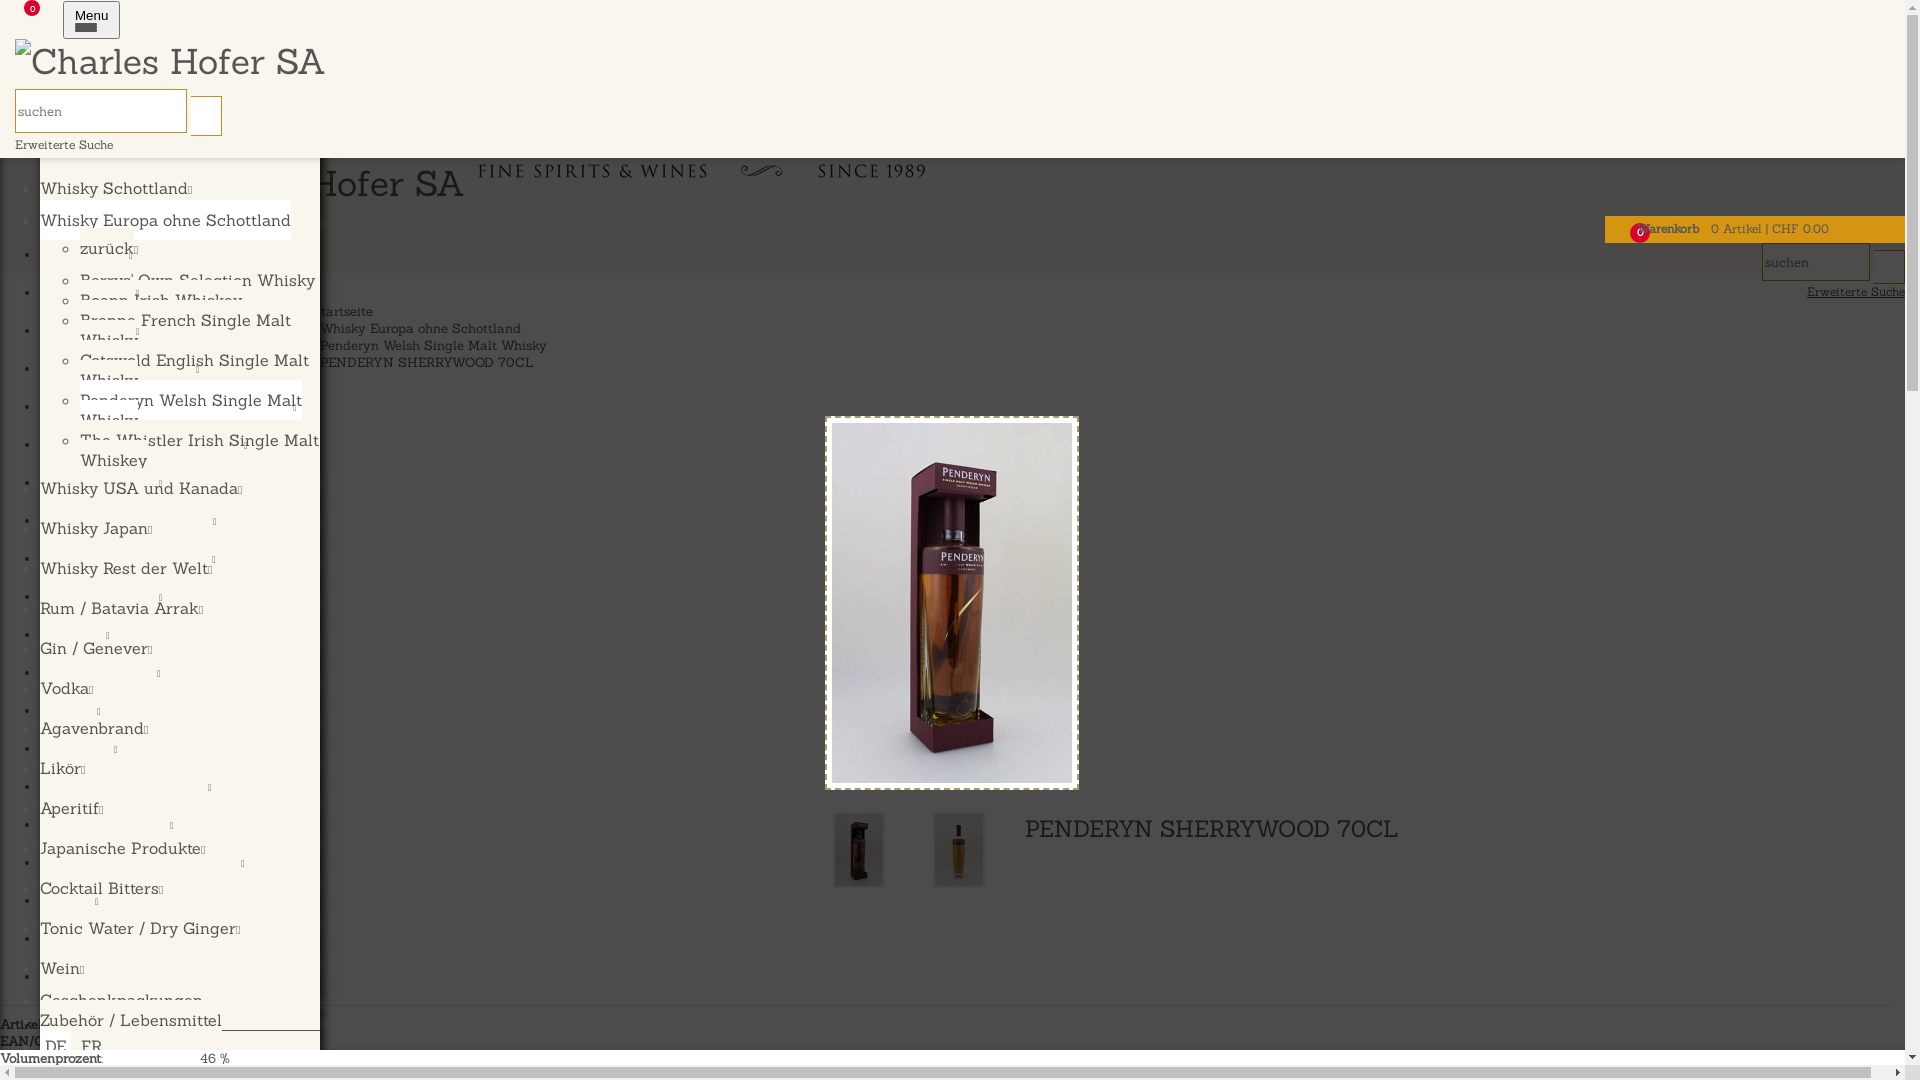 The height and width of the screenshot is (1080, 1920). I want to click on 'Whisky Rest der Welt', so click(134, 520).